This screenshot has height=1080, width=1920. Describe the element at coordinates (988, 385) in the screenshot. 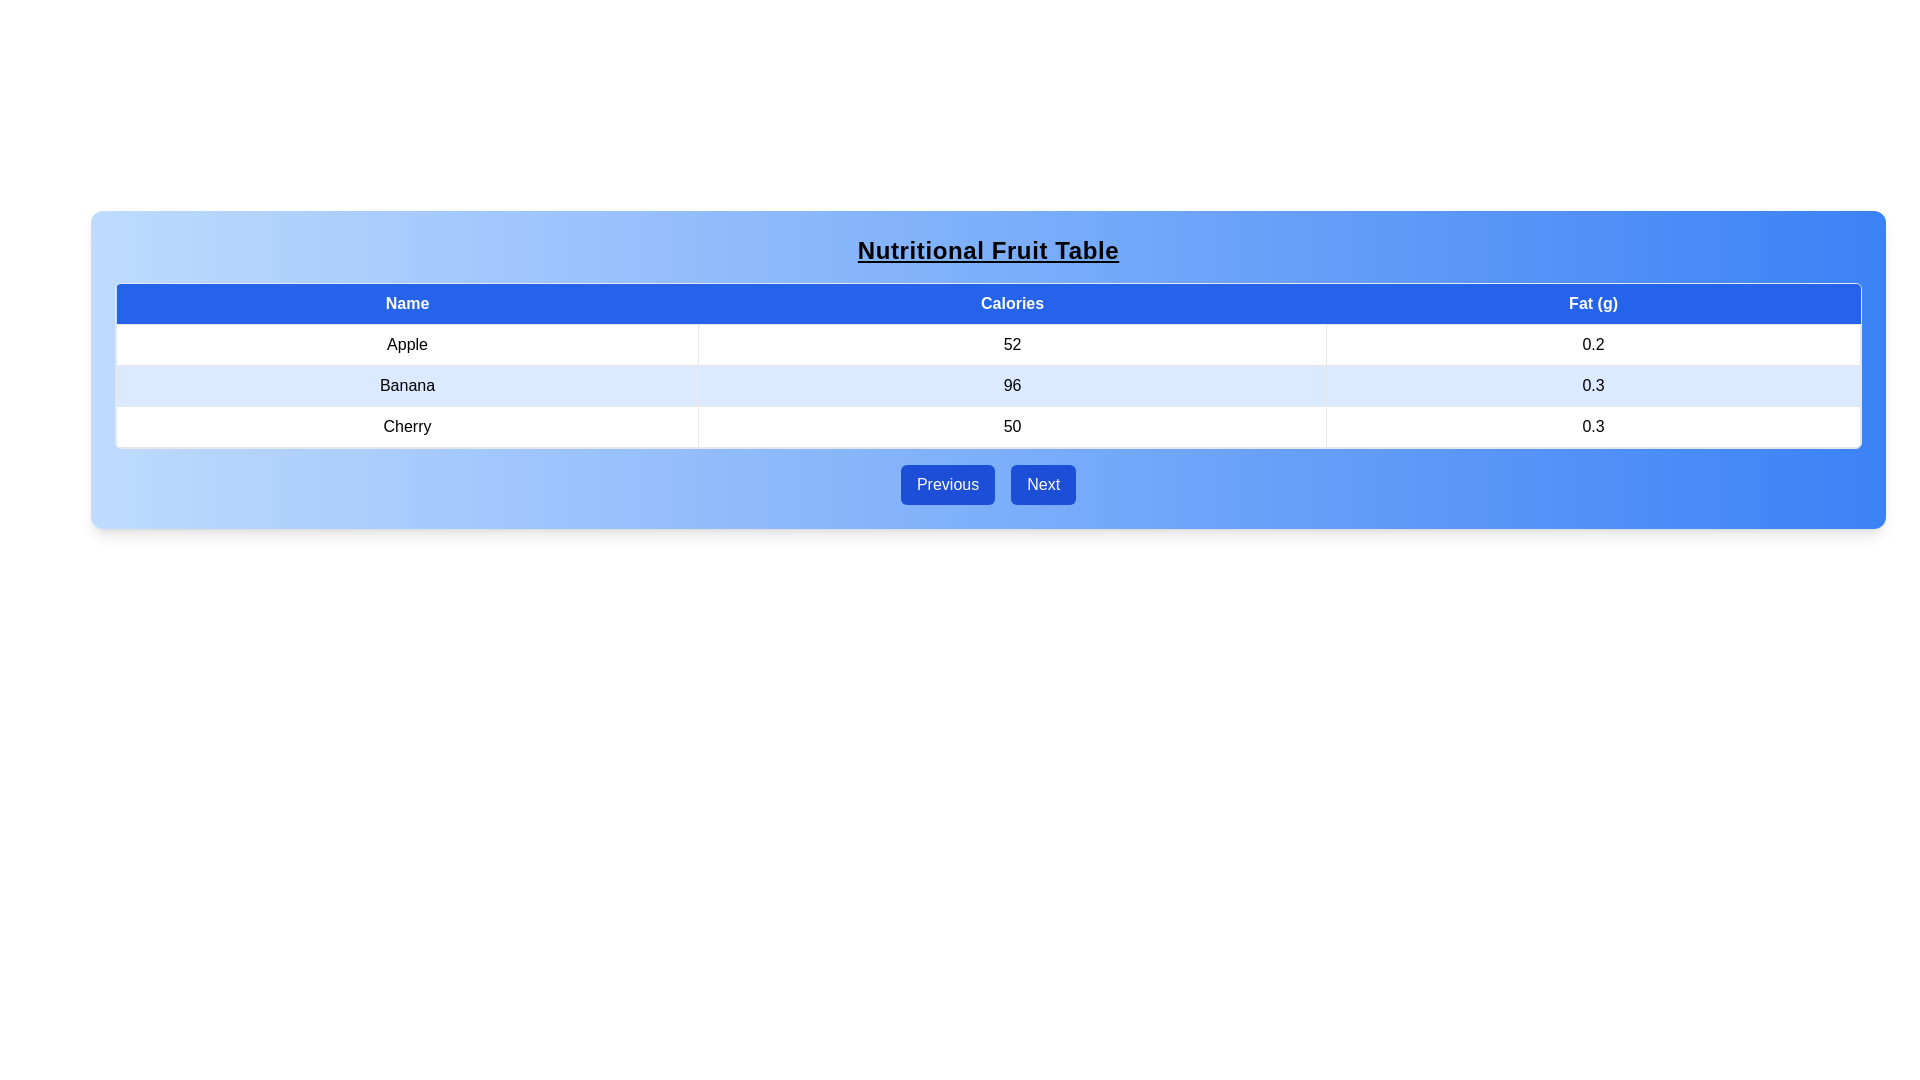

I see `the table row displaying information about 'Banana', which is the second row in the table, positioned between 'Apple' and 'Cherry'` at that location.